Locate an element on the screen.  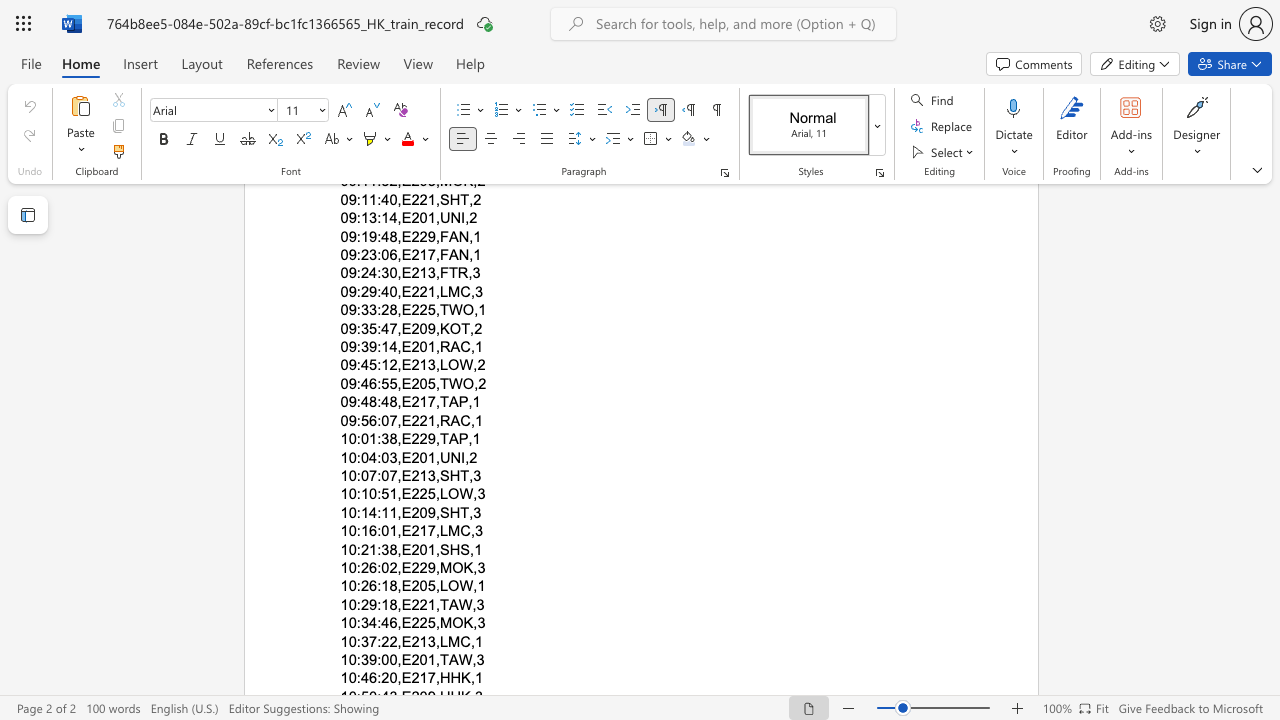
the space between the continuous character "1" and "," in the text is located at coordinates (433, 603).